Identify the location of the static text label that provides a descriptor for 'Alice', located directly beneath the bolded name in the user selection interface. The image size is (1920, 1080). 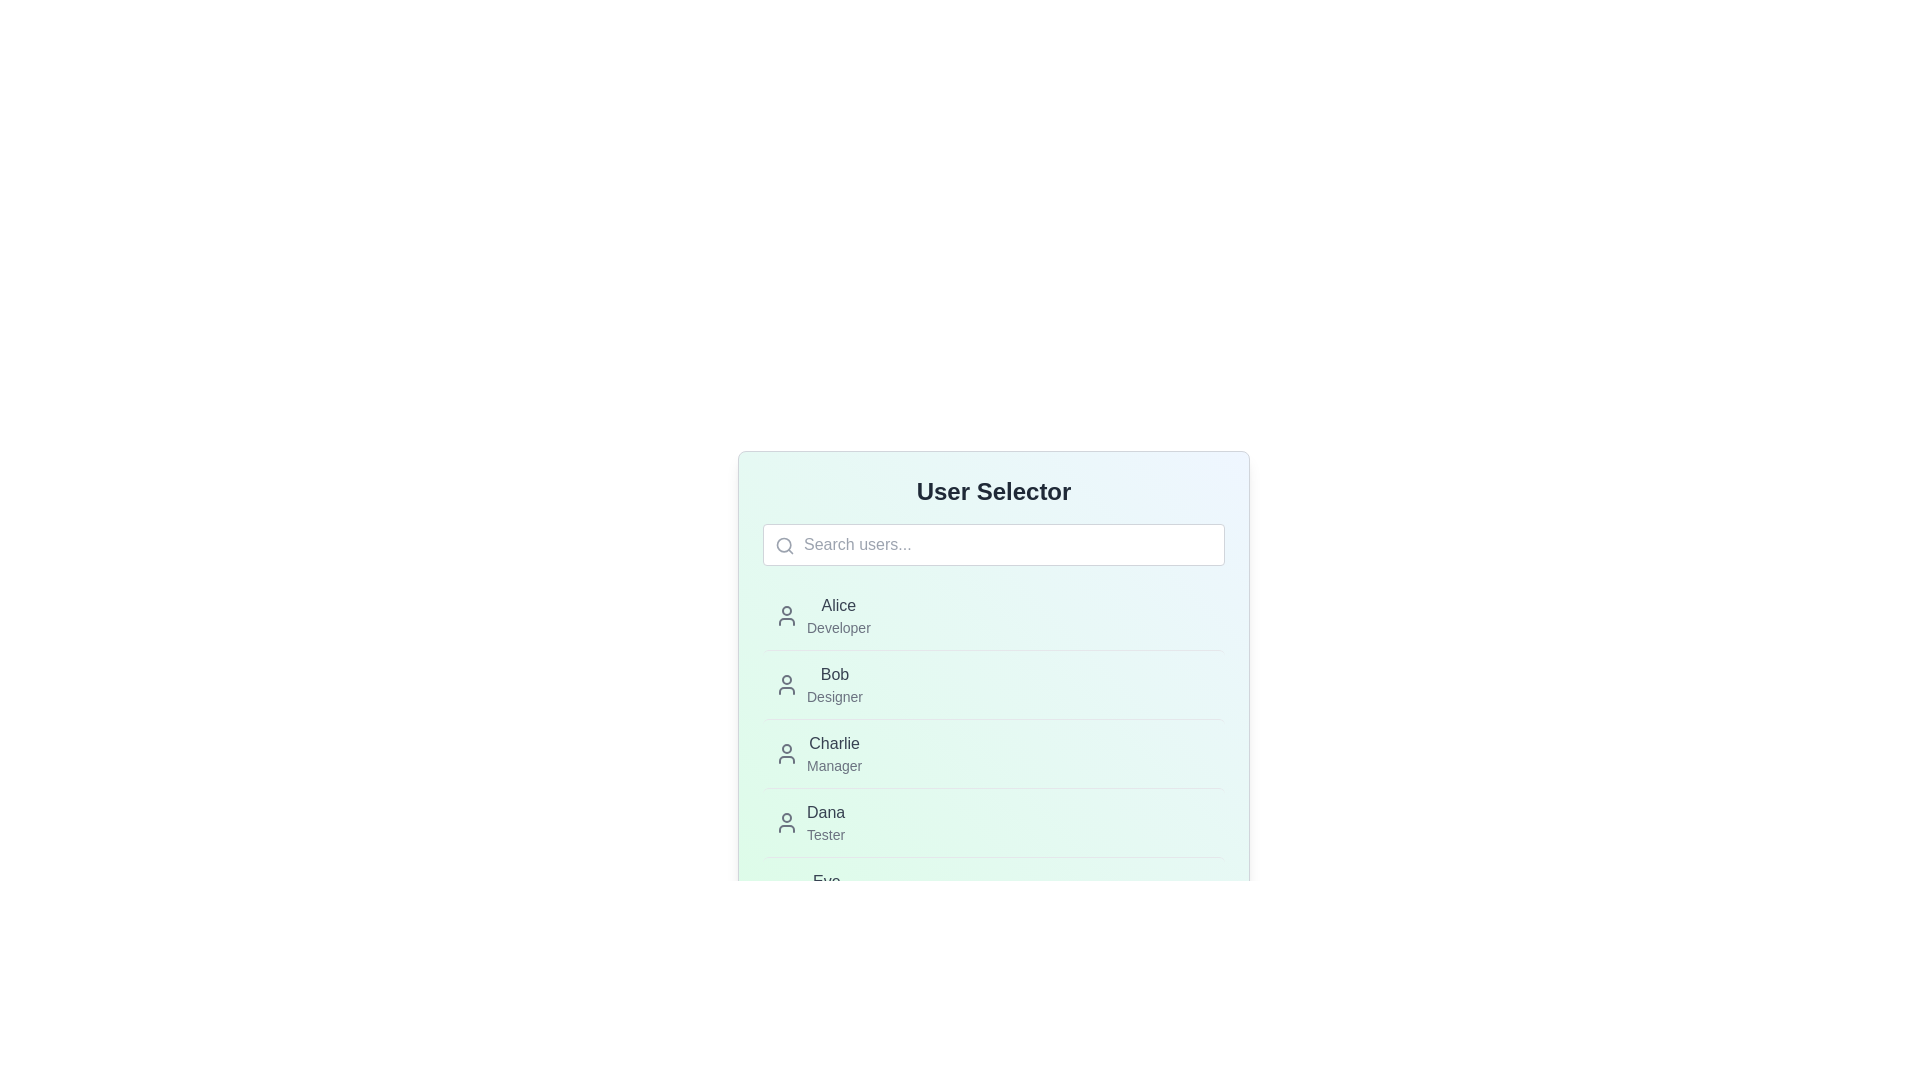
(838, 627).